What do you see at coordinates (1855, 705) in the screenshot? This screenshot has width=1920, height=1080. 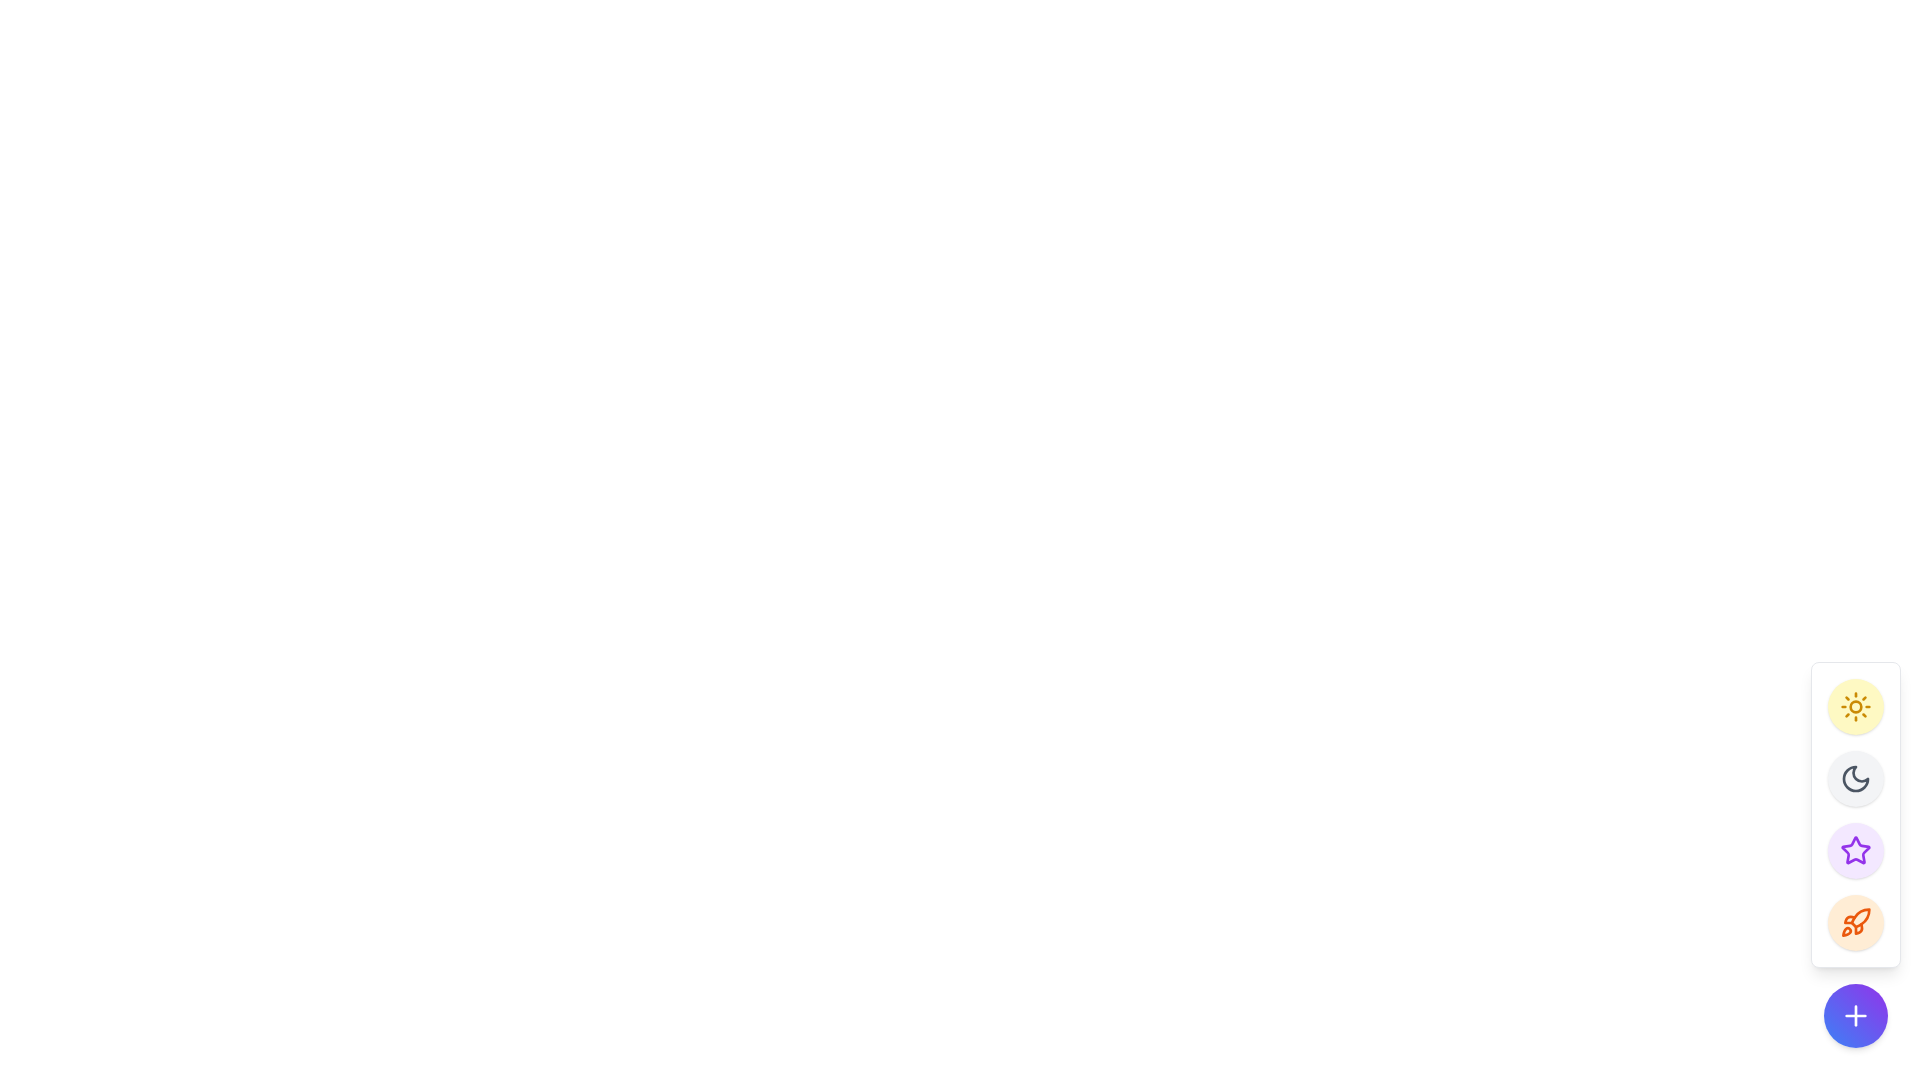 I see `the topmost circular button that activates the sun mode in the vertical set of buttons located at the bottom-right edge of the interface` at bounding box center [1855, 705].